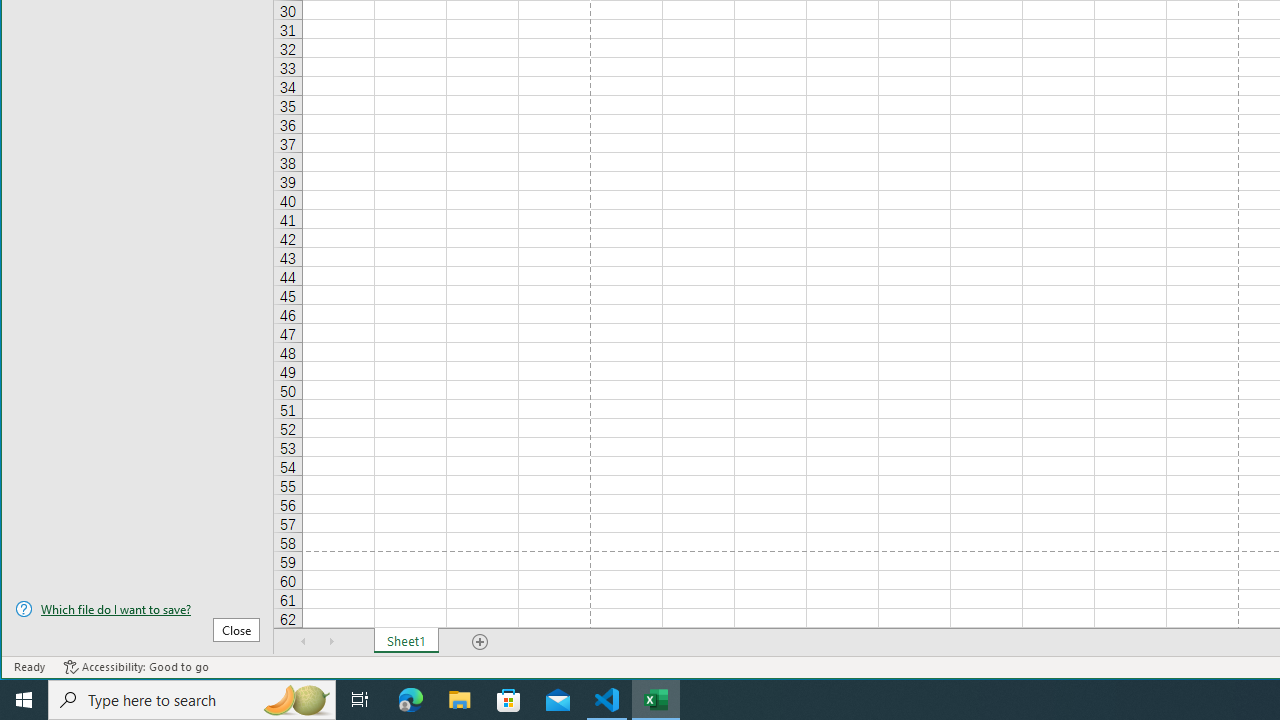  Describe the element at coordinates (359, 698) in the screenshot. I see `'Task View'` at that location.